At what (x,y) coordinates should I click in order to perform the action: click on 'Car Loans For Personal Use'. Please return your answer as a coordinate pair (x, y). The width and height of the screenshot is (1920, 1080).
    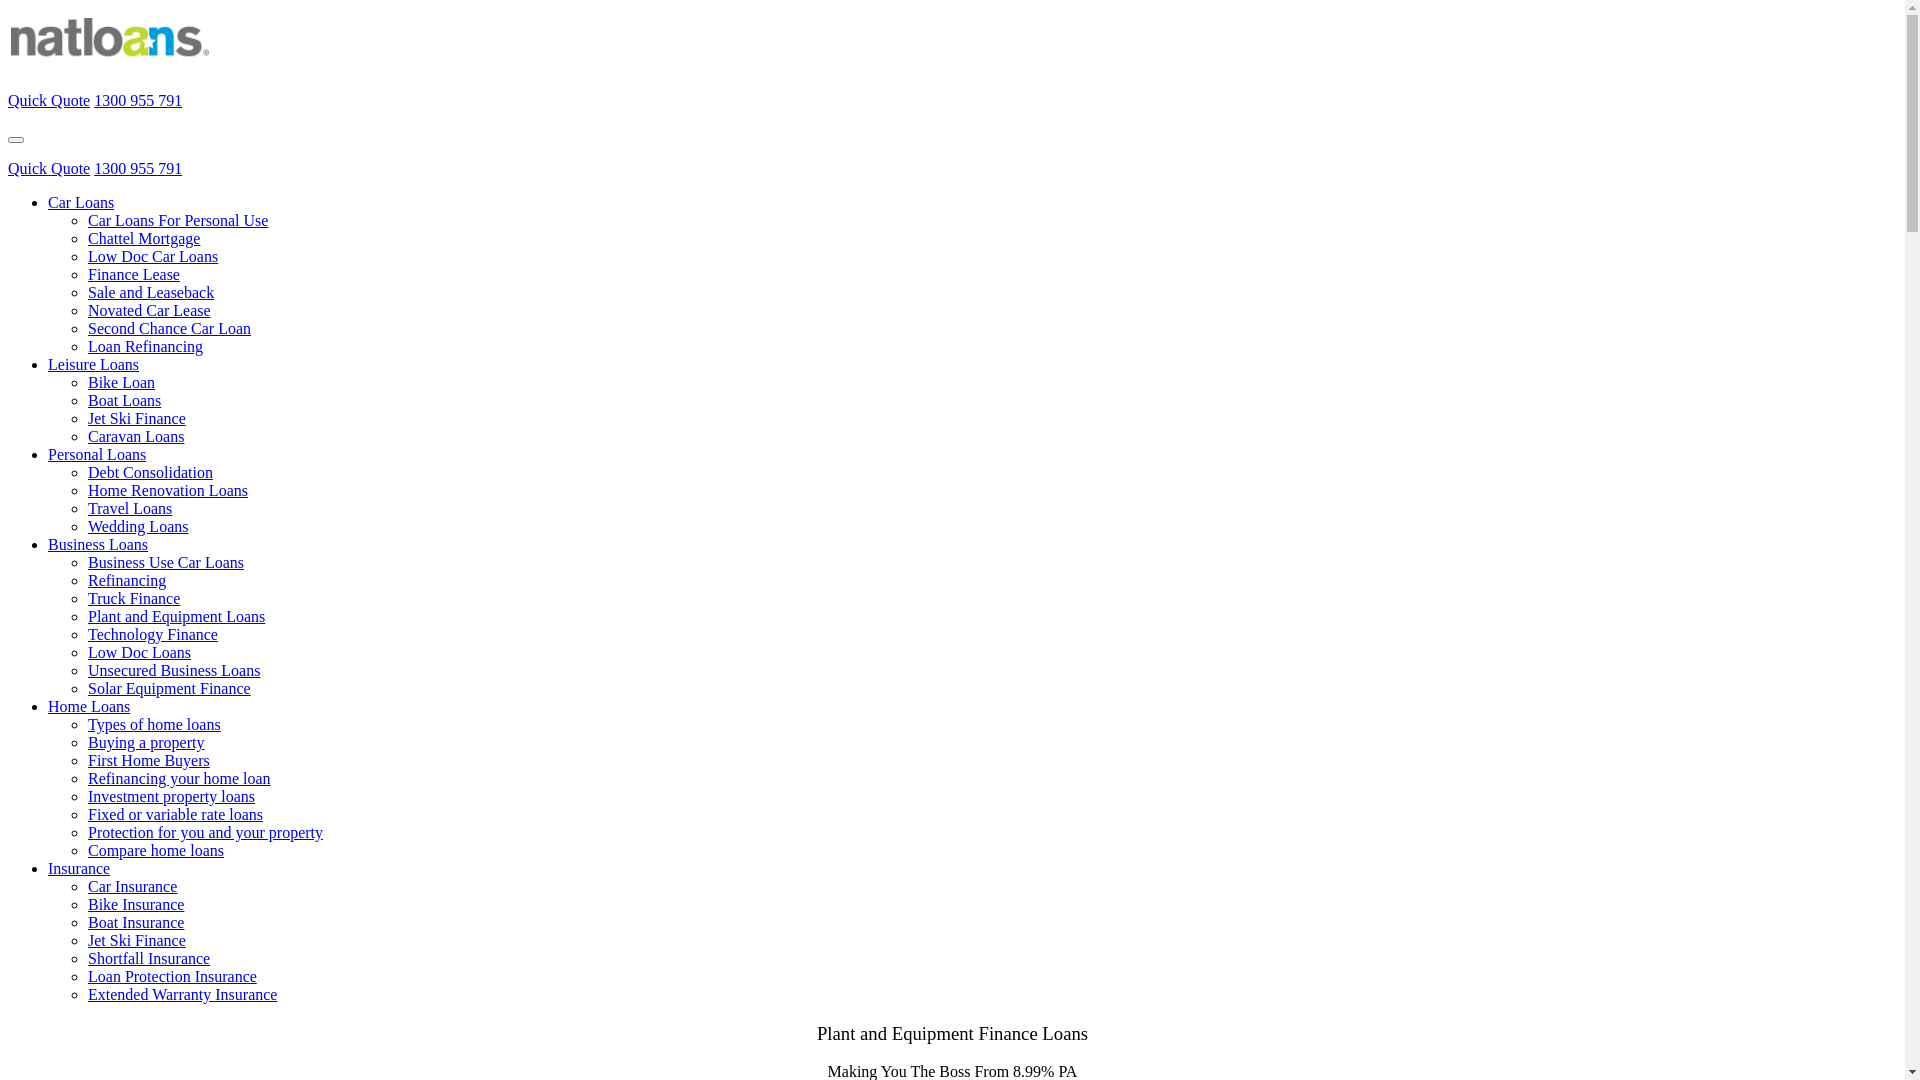
    Looking at the image, I should click on (177, 220).